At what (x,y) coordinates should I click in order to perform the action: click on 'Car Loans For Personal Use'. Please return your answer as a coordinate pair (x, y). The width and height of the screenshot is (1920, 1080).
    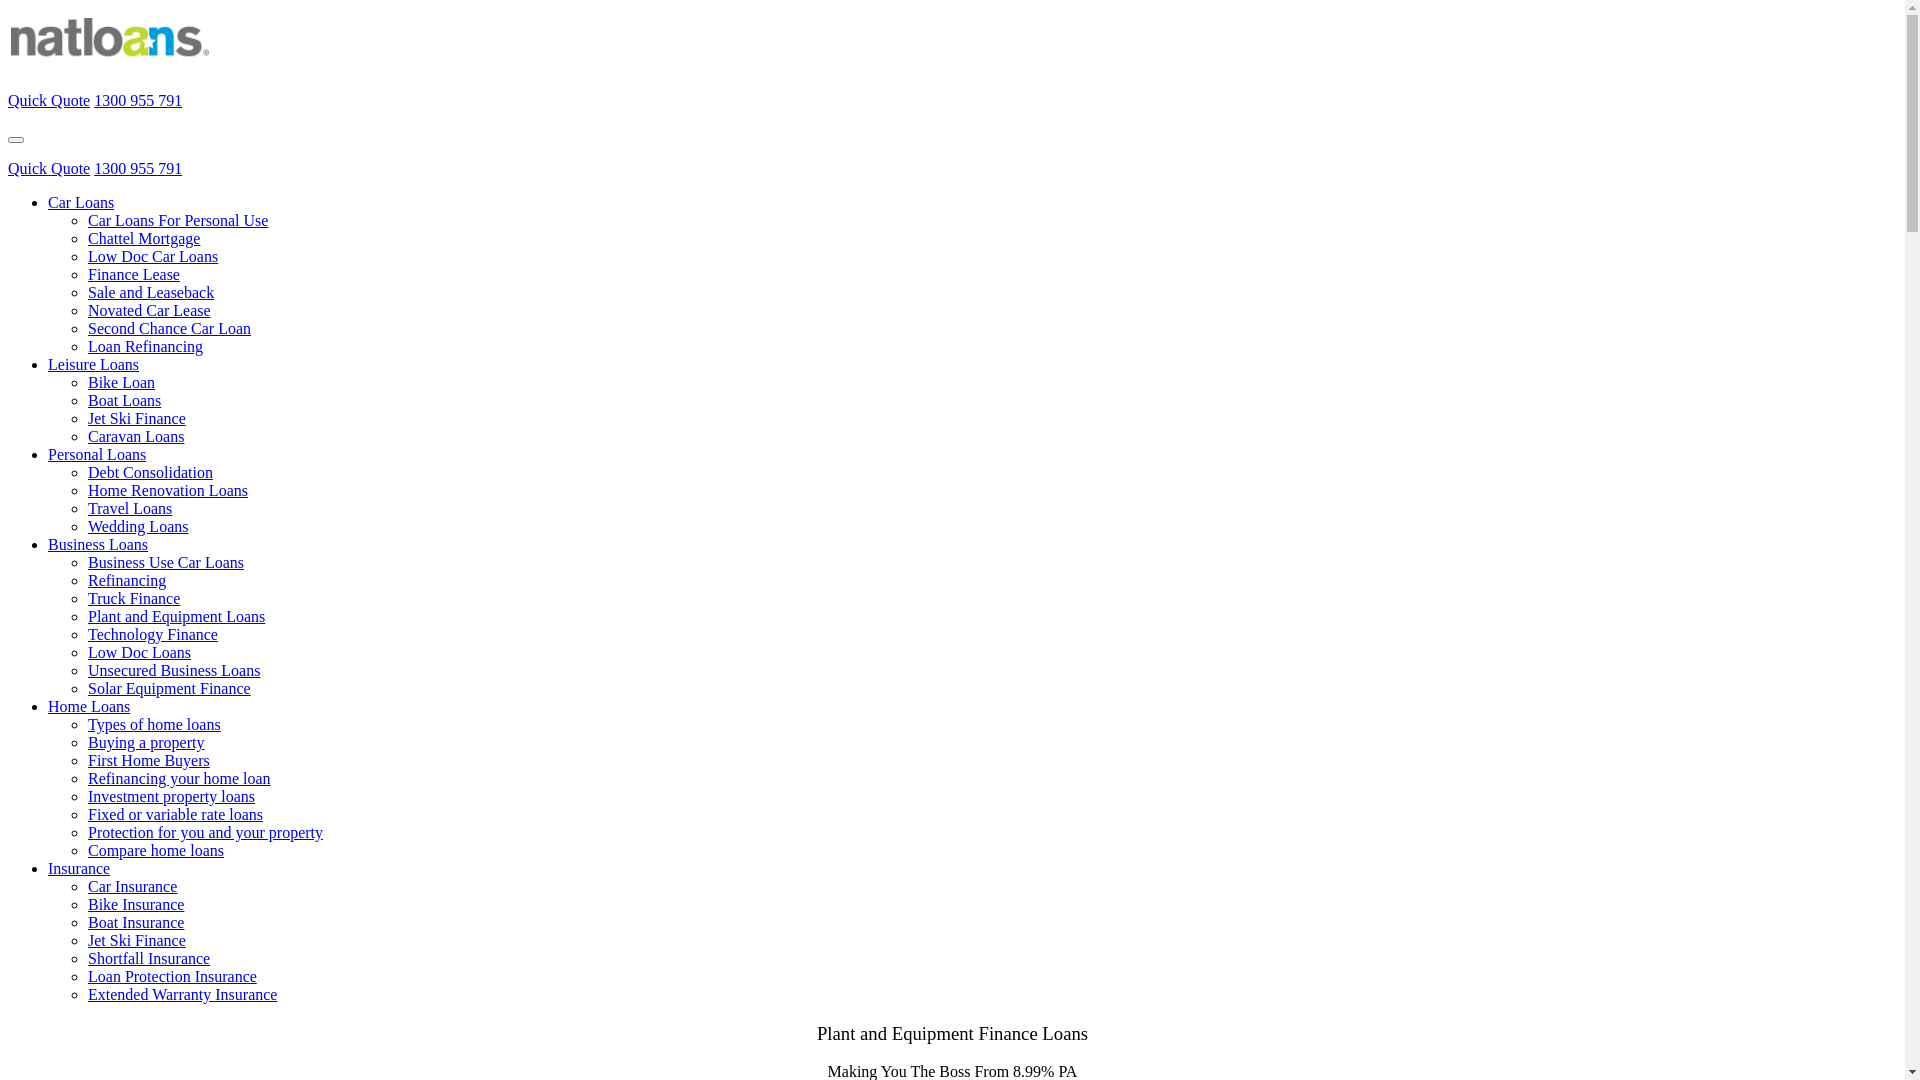
    Looking at the image, I should click on (177, 220).